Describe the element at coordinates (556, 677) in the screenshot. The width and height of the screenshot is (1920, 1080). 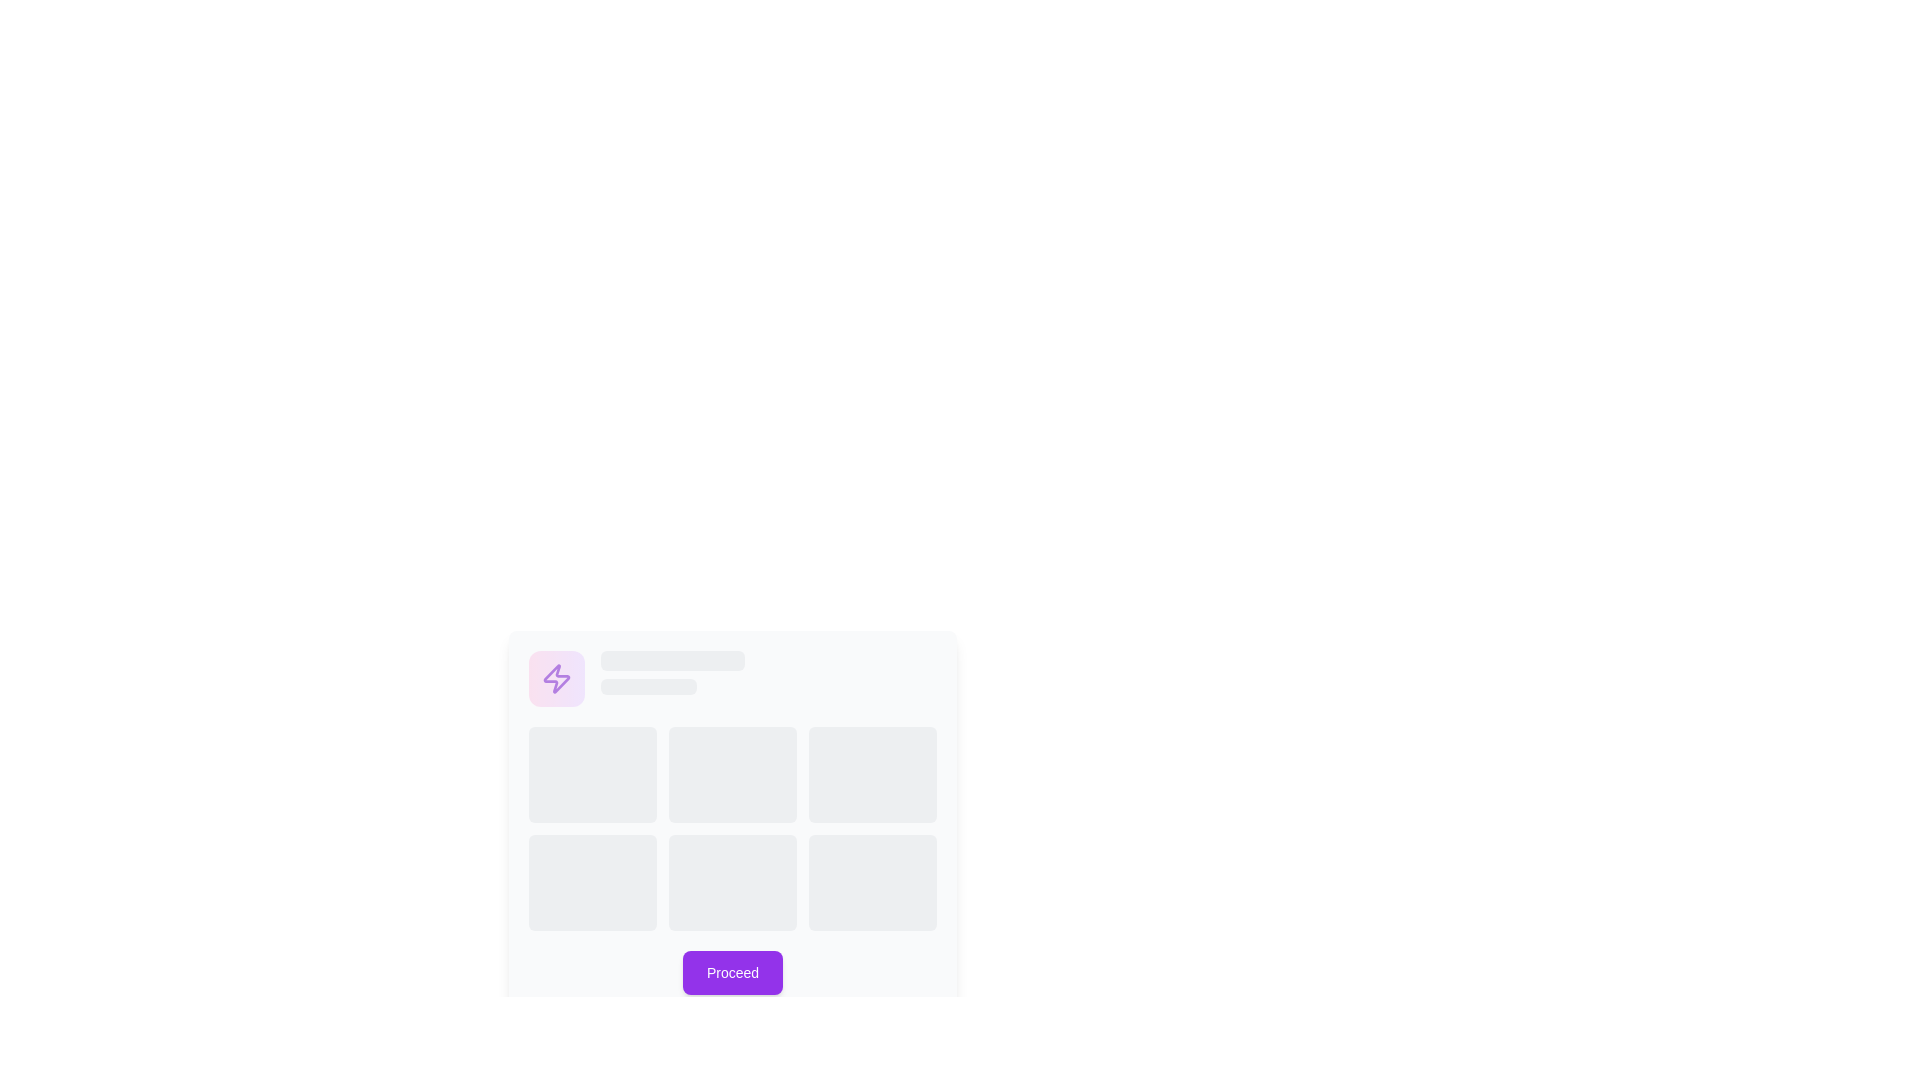
I see `the square icon with a gradient background from pink to purple, featuring a bold purple lightning icon in the center` at that location.